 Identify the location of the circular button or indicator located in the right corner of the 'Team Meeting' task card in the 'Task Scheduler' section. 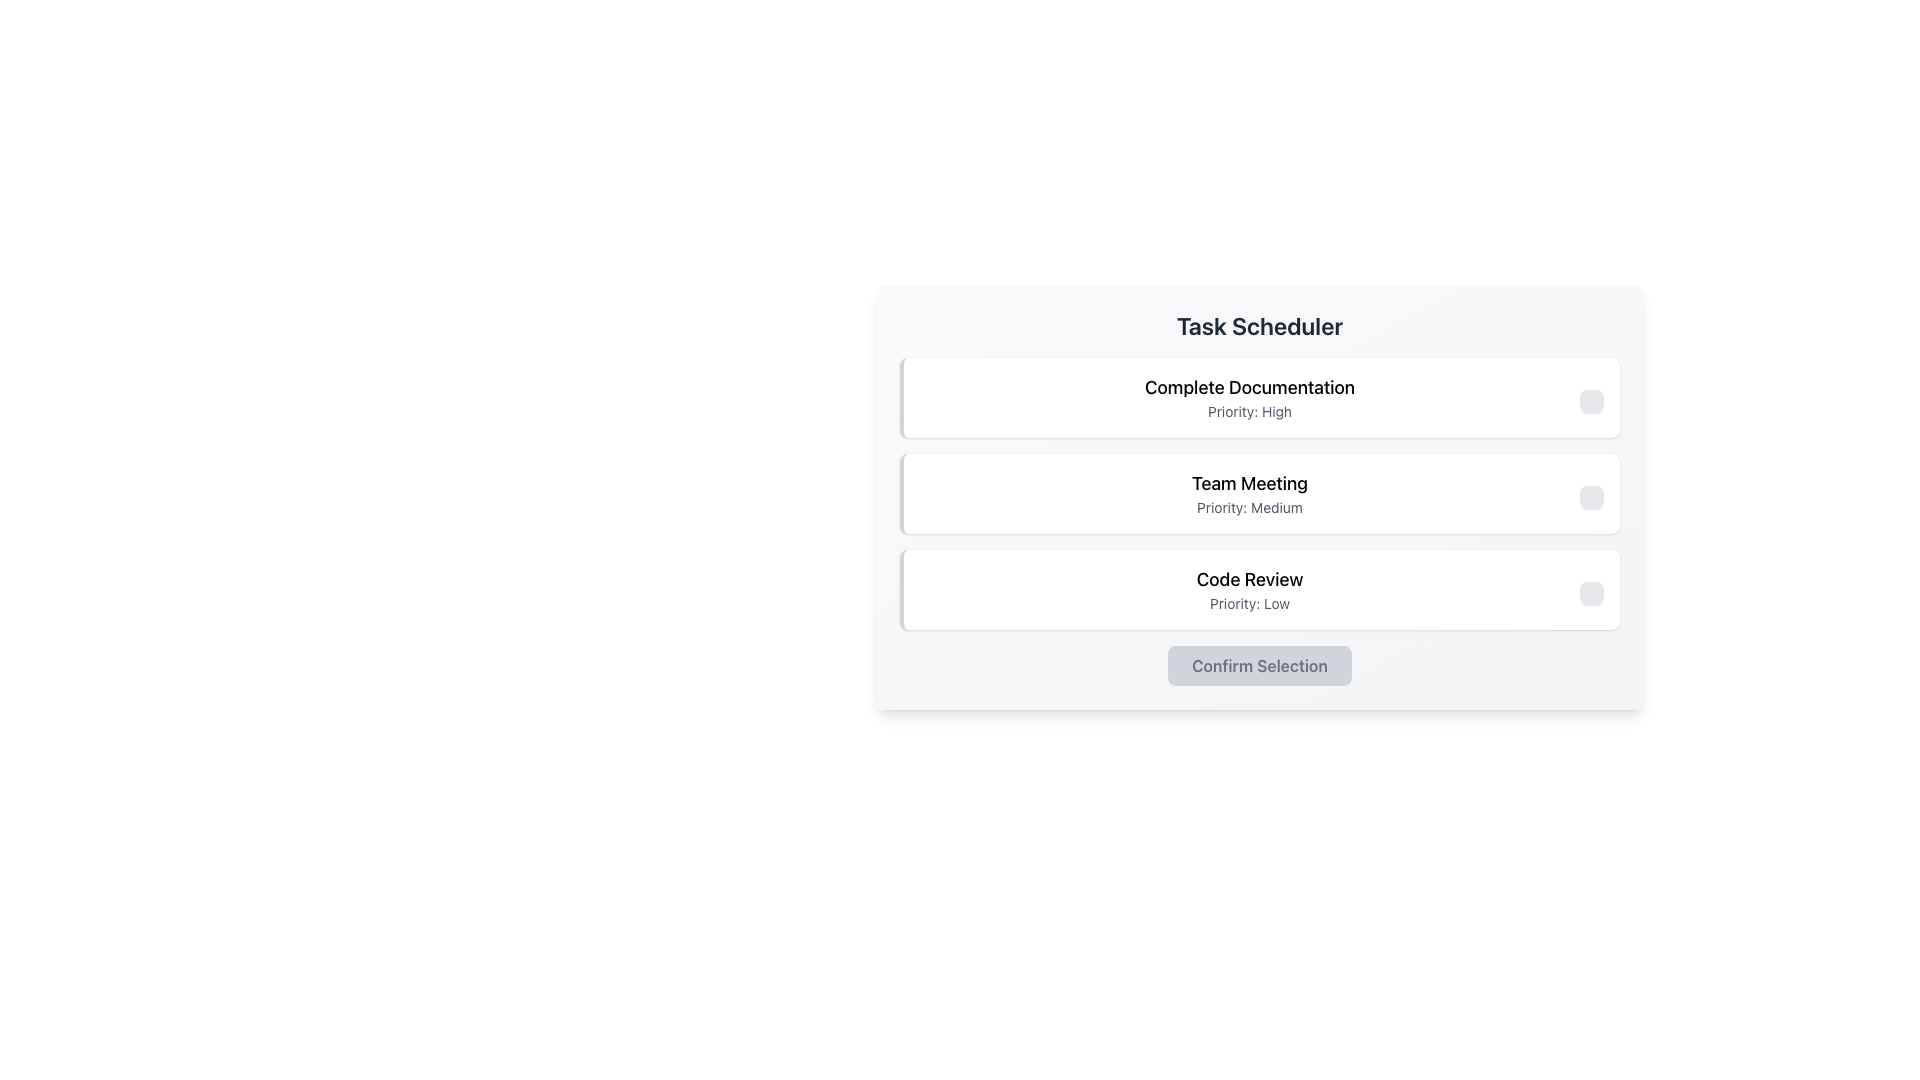
(1591, 496).